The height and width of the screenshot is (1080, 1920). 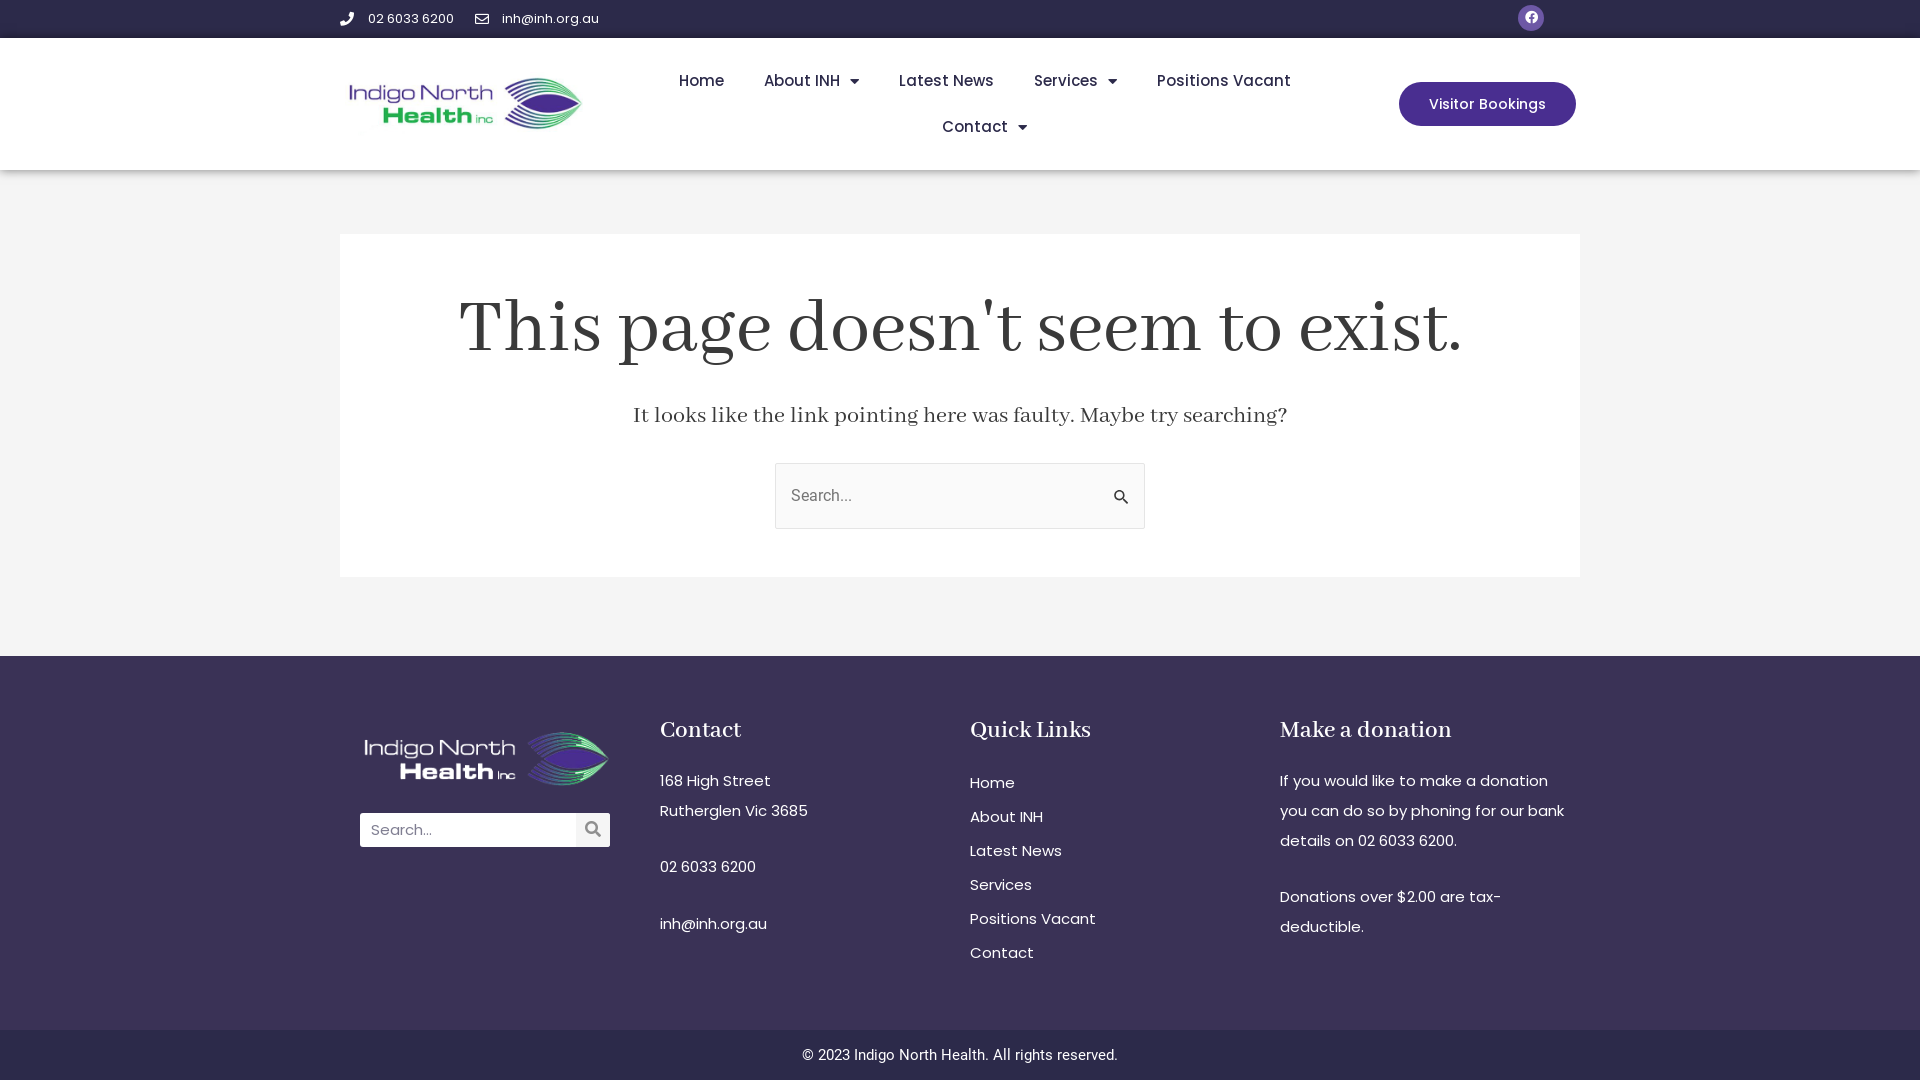 I want to click on 'inh@inh.org.au', so click(x=536, y=19).